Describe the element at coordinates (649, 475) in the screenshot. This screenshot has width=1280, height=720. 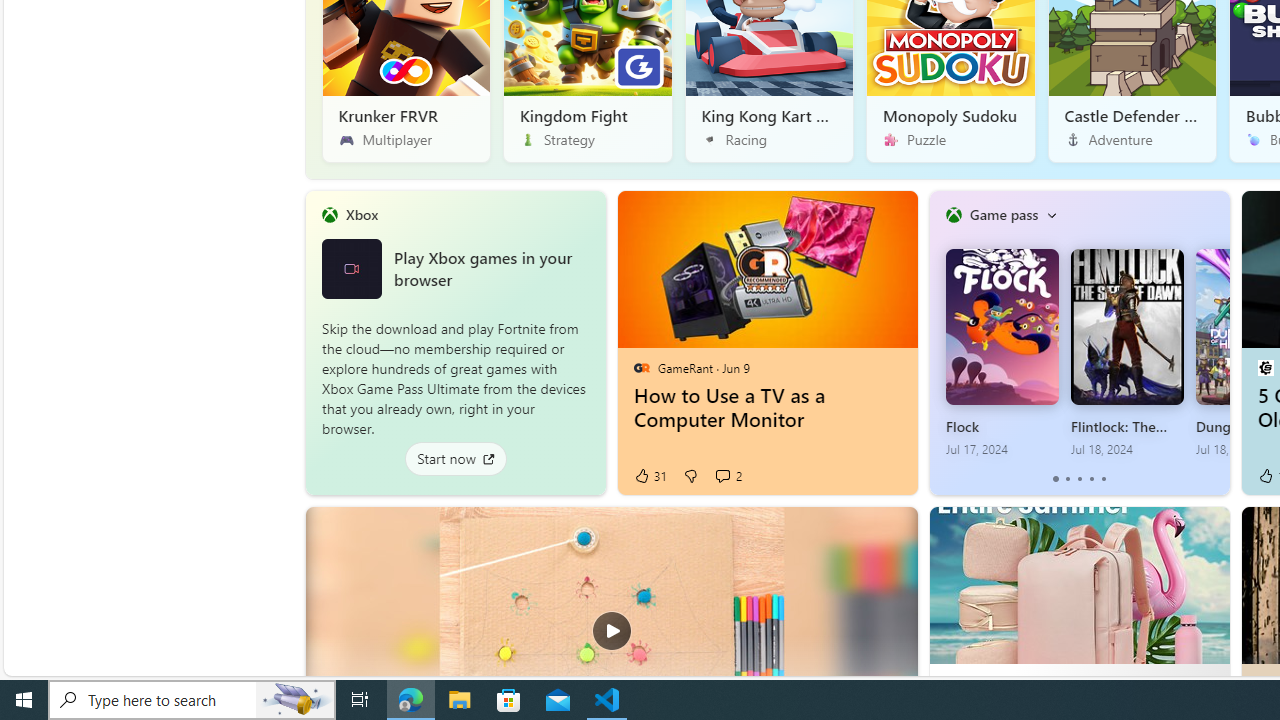
I see `'31 Like'` at that location.